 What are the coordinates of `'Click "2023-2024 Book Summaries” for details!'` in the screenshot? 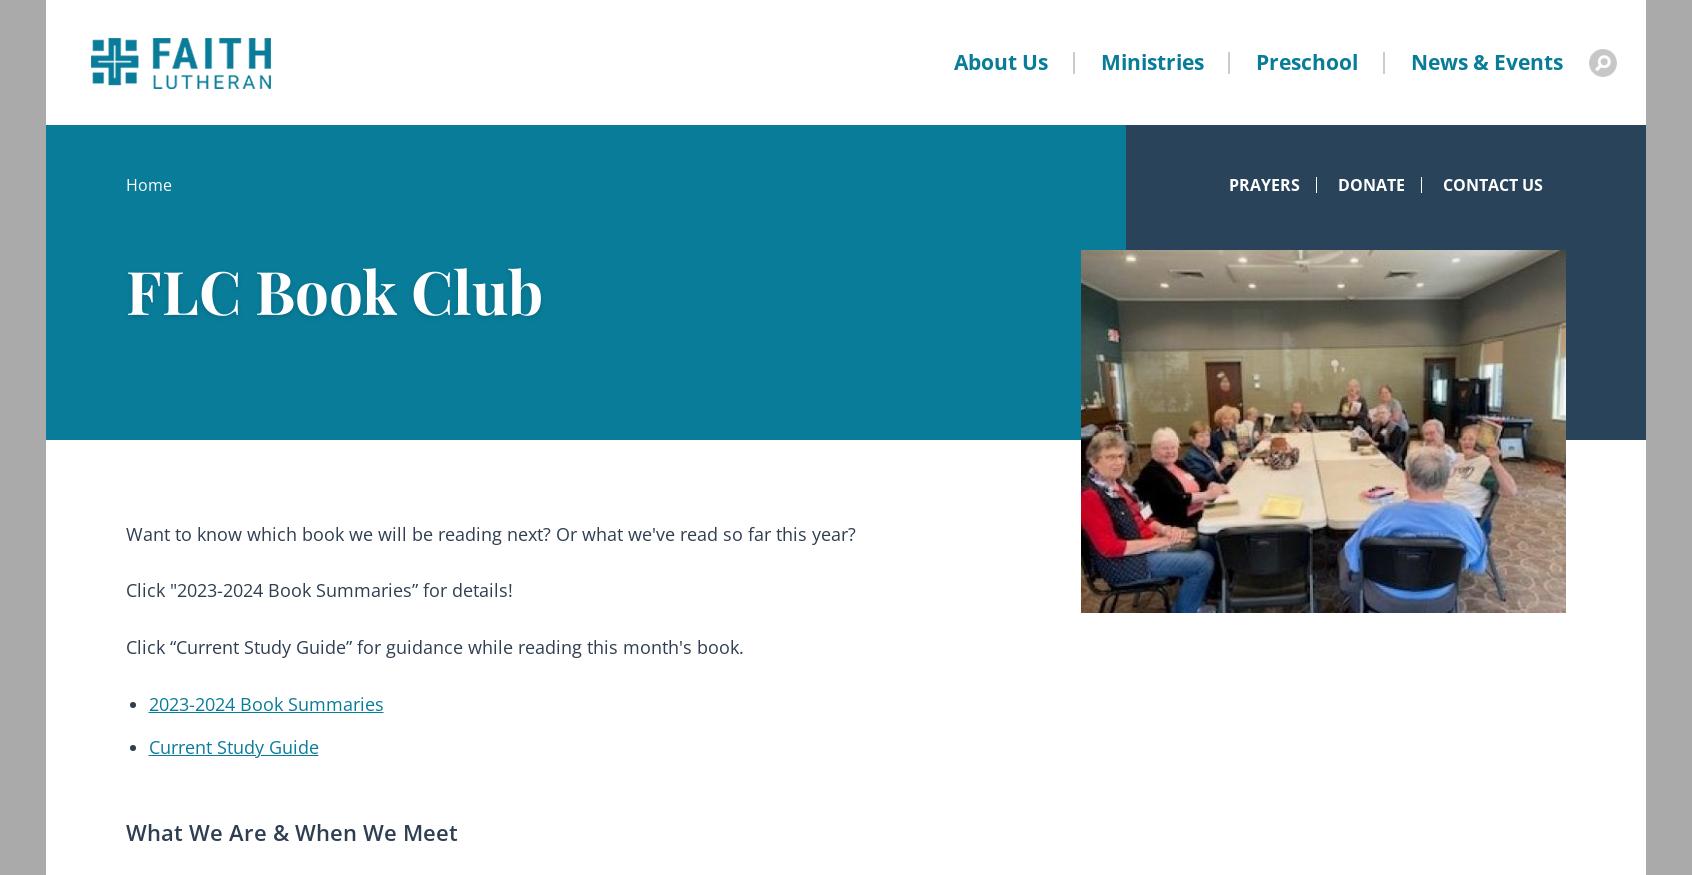 It's located at (126, 590).